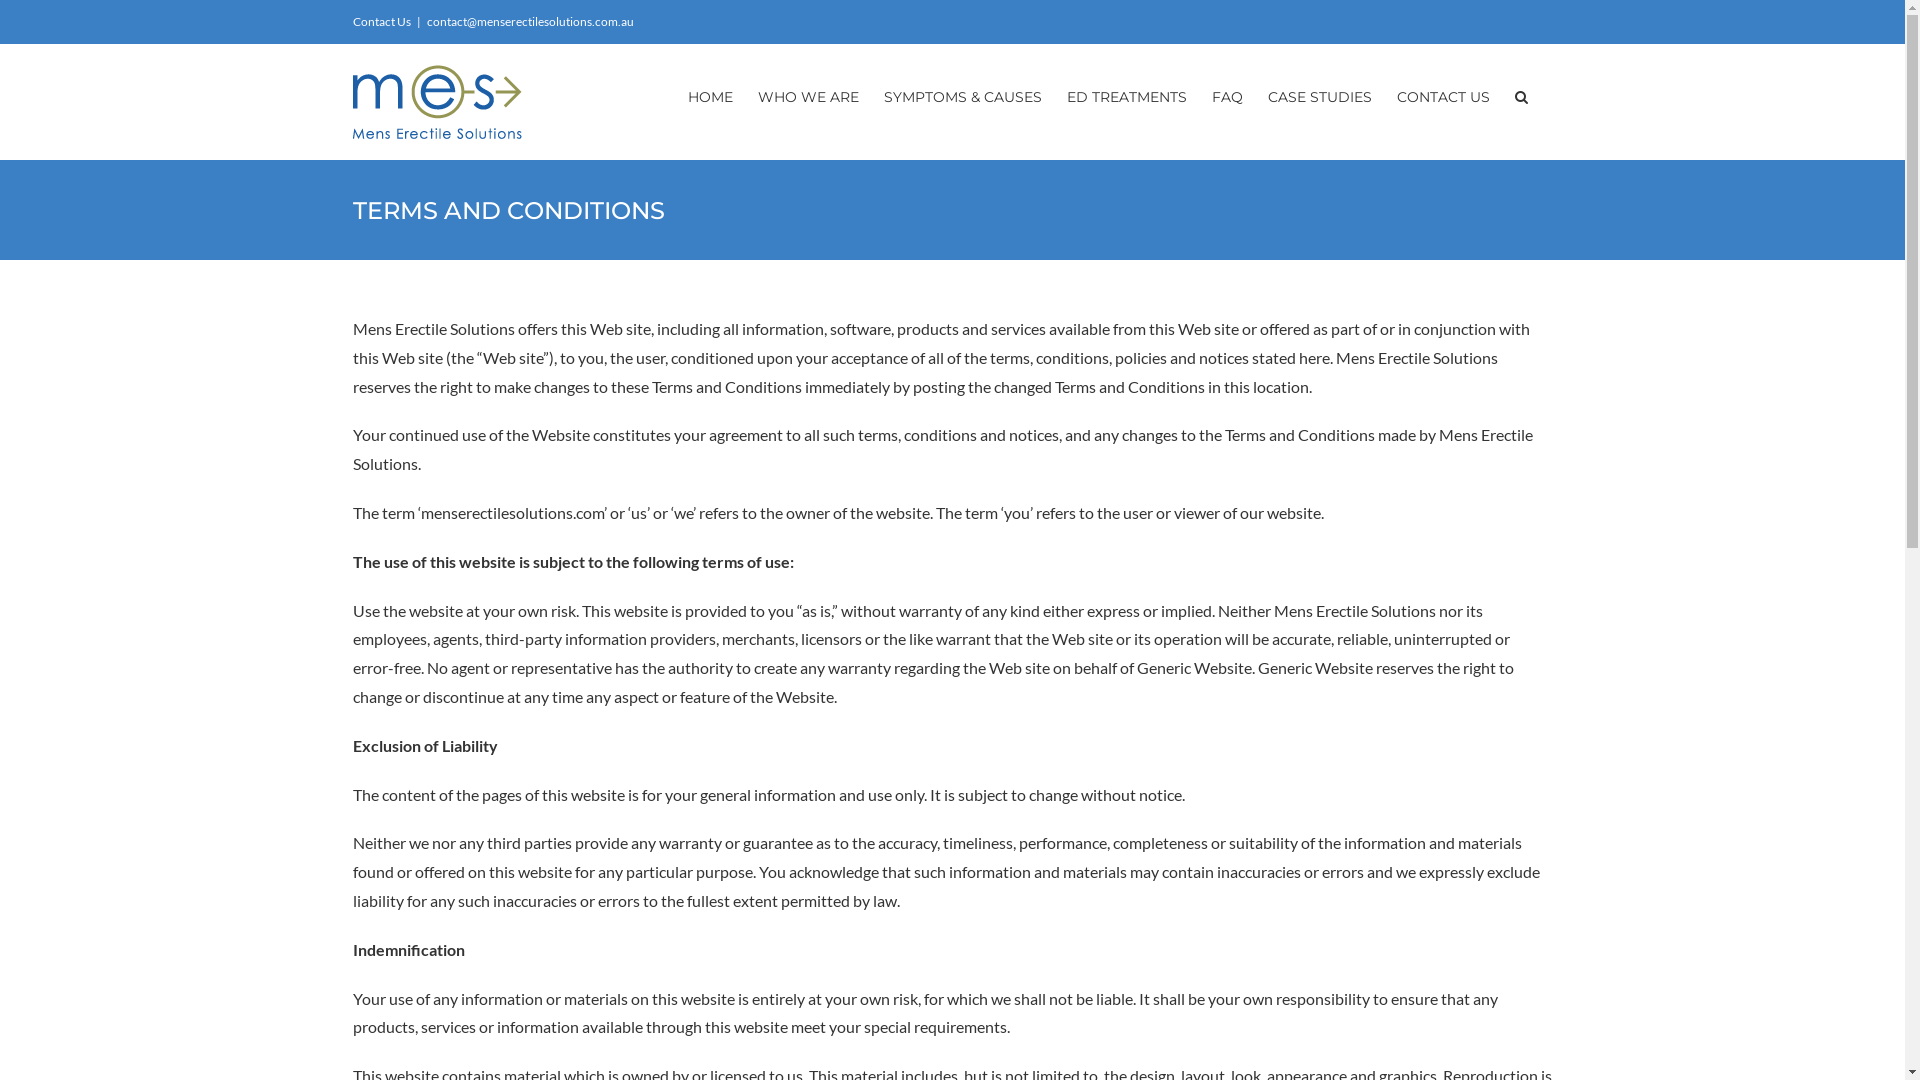 The height and width of the screenshot is (1080, 1920). Describe the element at coordinates (1226, 96) in the screenshot. I see `'FAQ'` at that location.